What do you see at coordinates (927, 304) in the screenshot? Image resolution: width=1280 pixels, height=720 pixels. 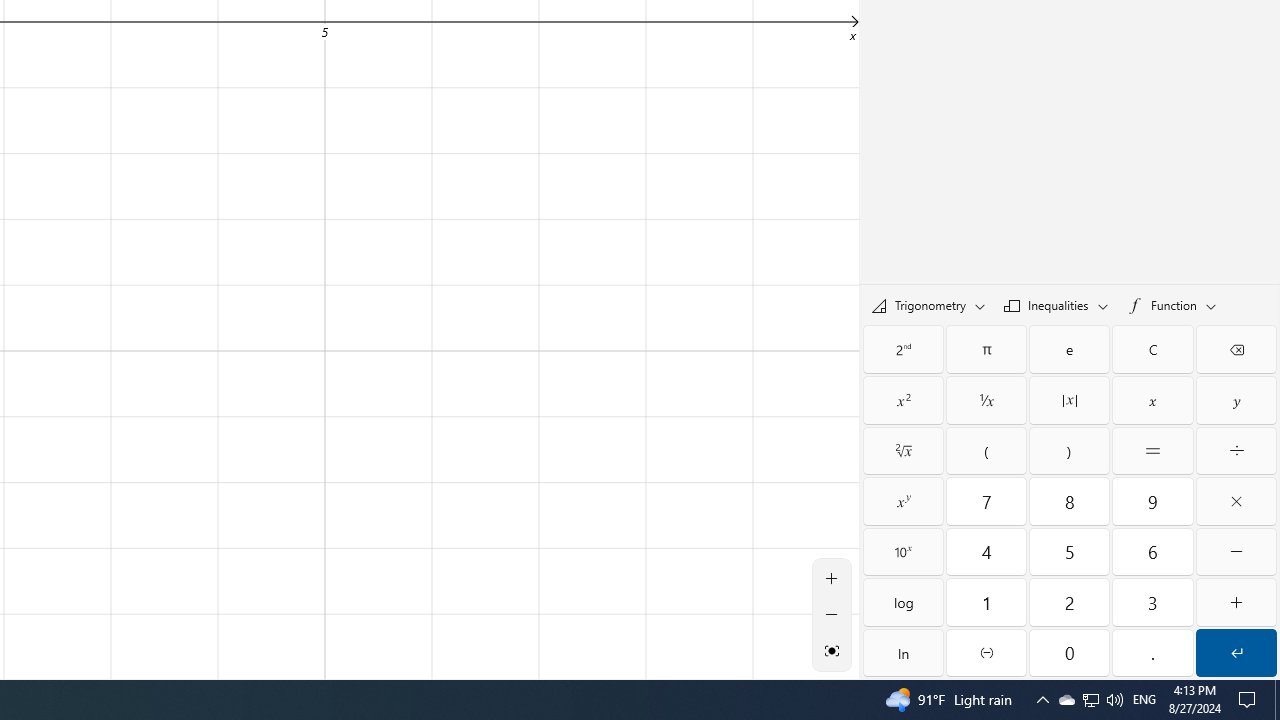 I see `'Trigonometry'` at bounding box center [927, 304].